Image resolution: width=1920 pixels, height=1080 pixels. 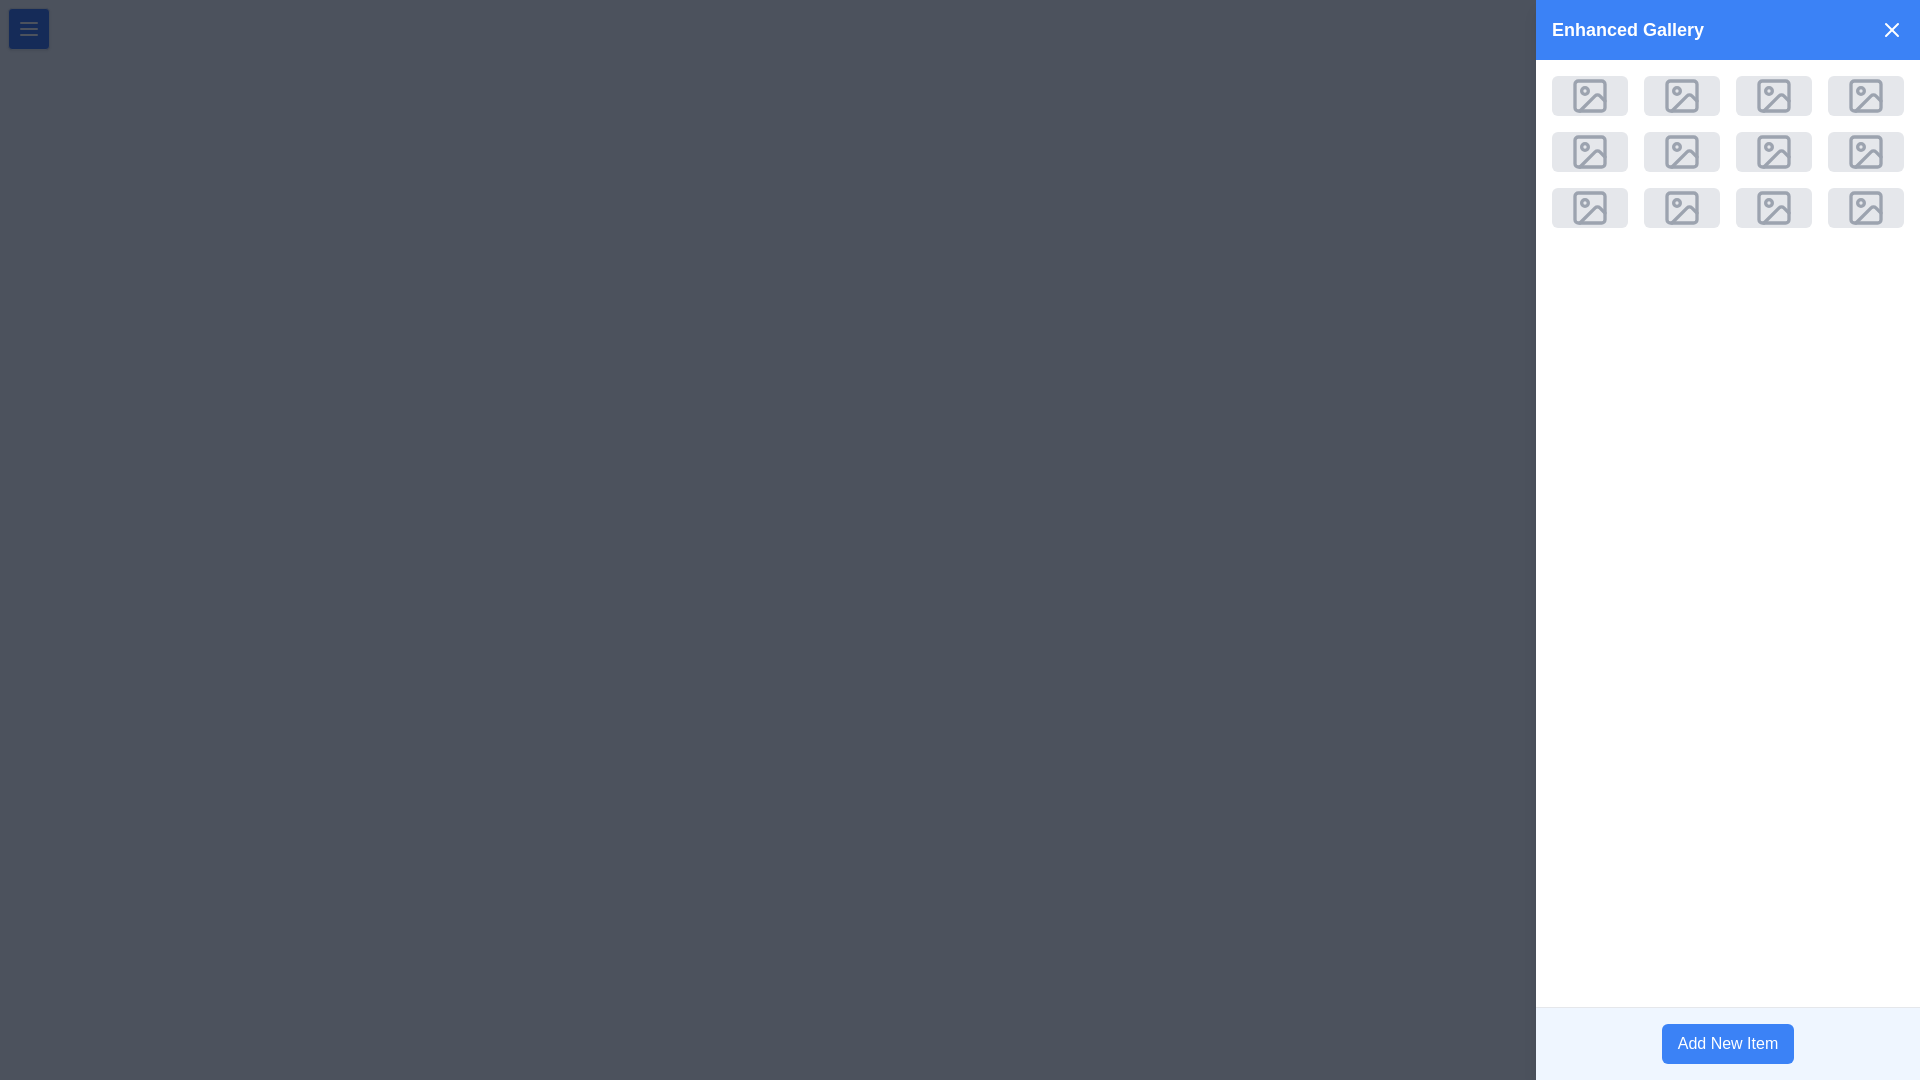 I want to click on the main rectangular body of the image placeholder icon, which serves as the background for the icon's components, so click(x=1680, y=96).